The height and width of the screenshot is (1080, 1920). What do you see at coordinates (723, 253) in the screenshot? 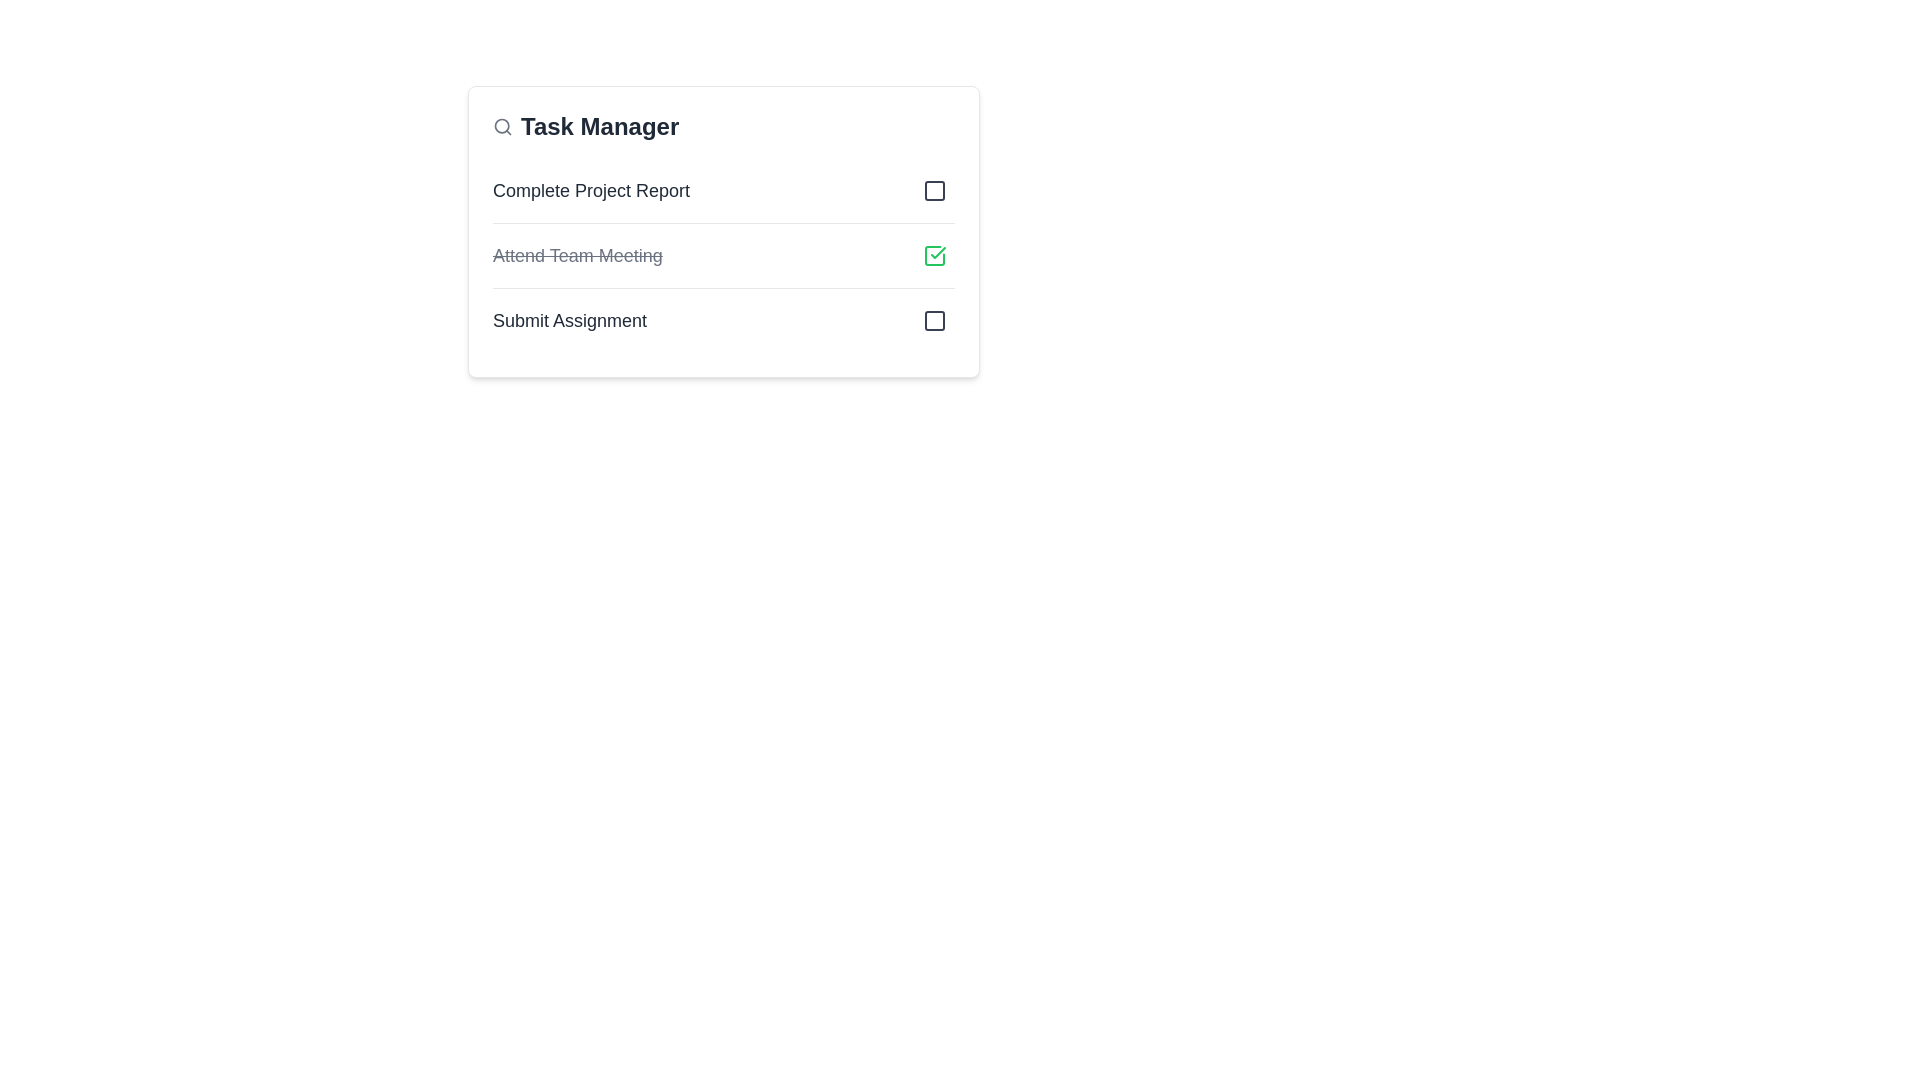
I see `the completed task entry in the task manager list, which is the second task in the list located between 'Complete Project Report' and 'Submit Assignment'` at bounding box center [723, 253].